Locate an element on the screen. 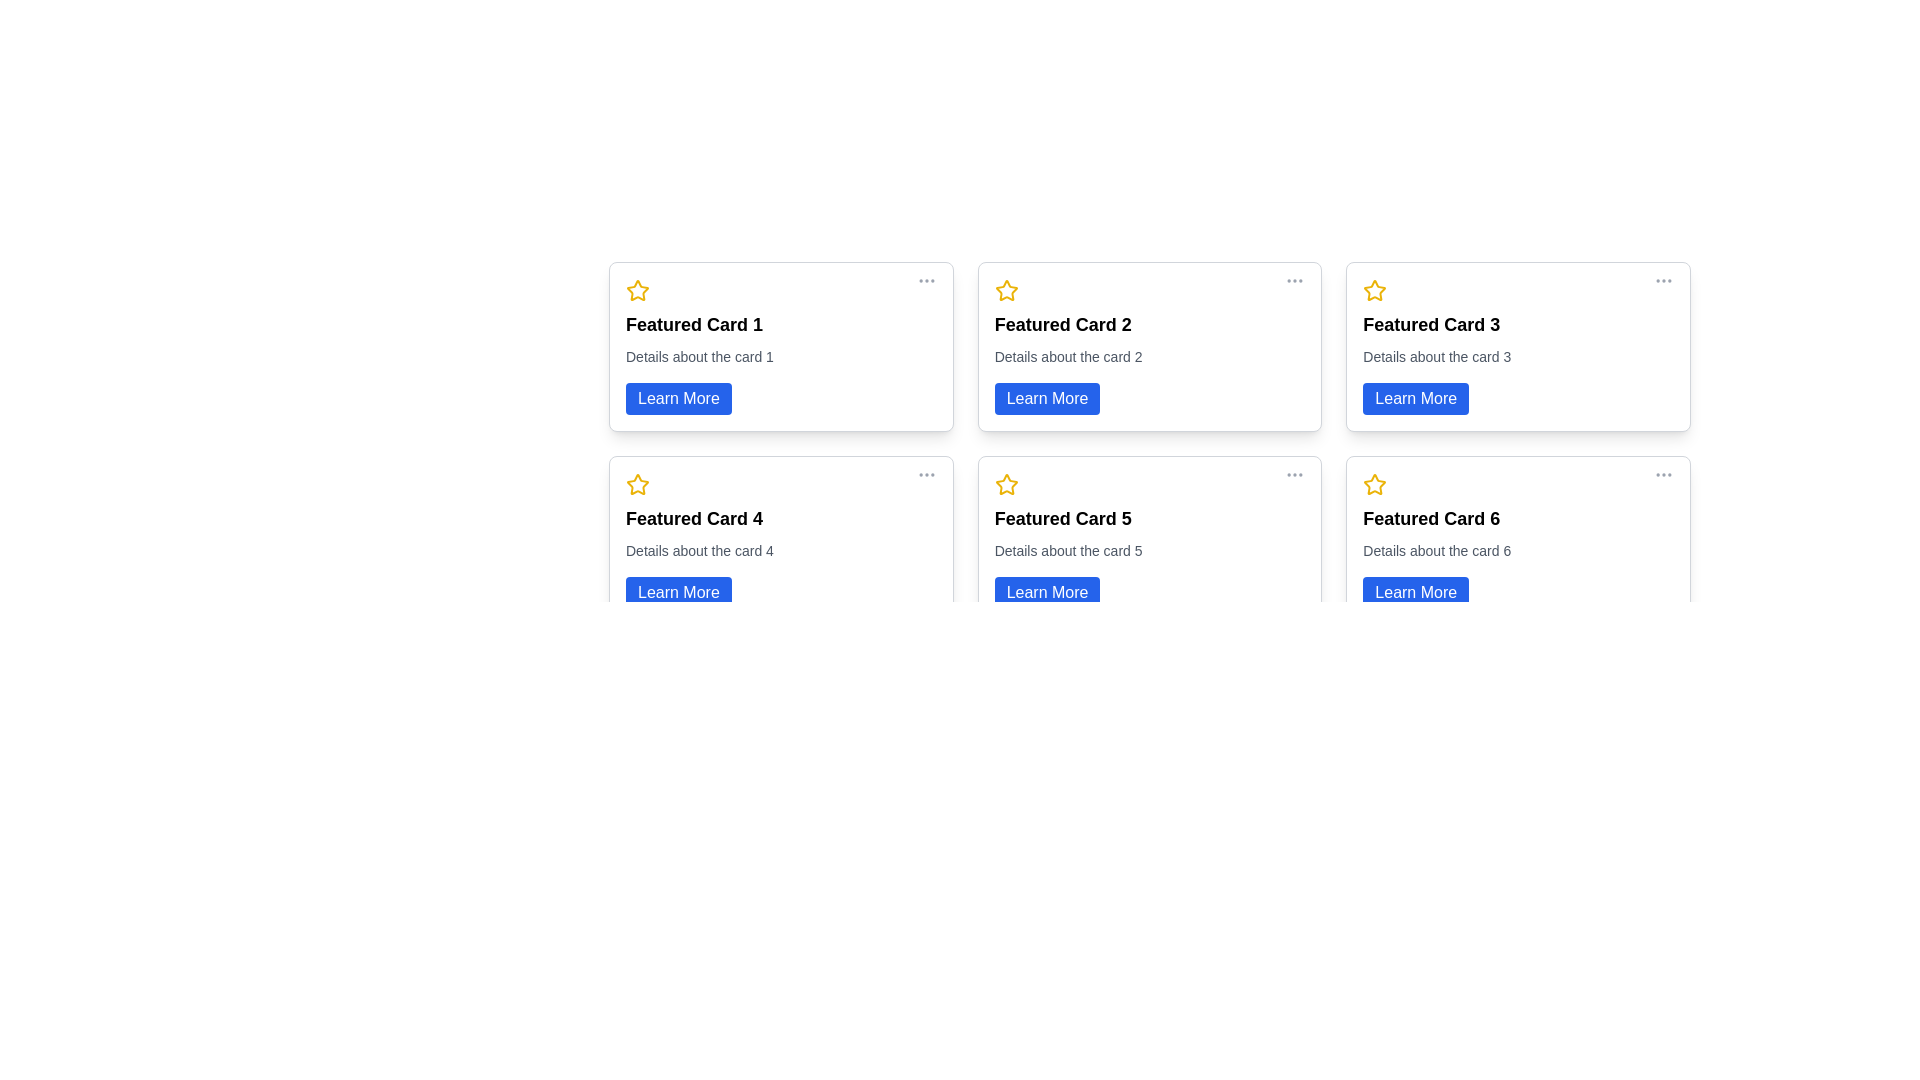 The width and height of the screenshot is (1920, 1080). the 'Learn More' button at the bottom of 'Featured Card 1' to change its background color is located at coordinates (678, 398).